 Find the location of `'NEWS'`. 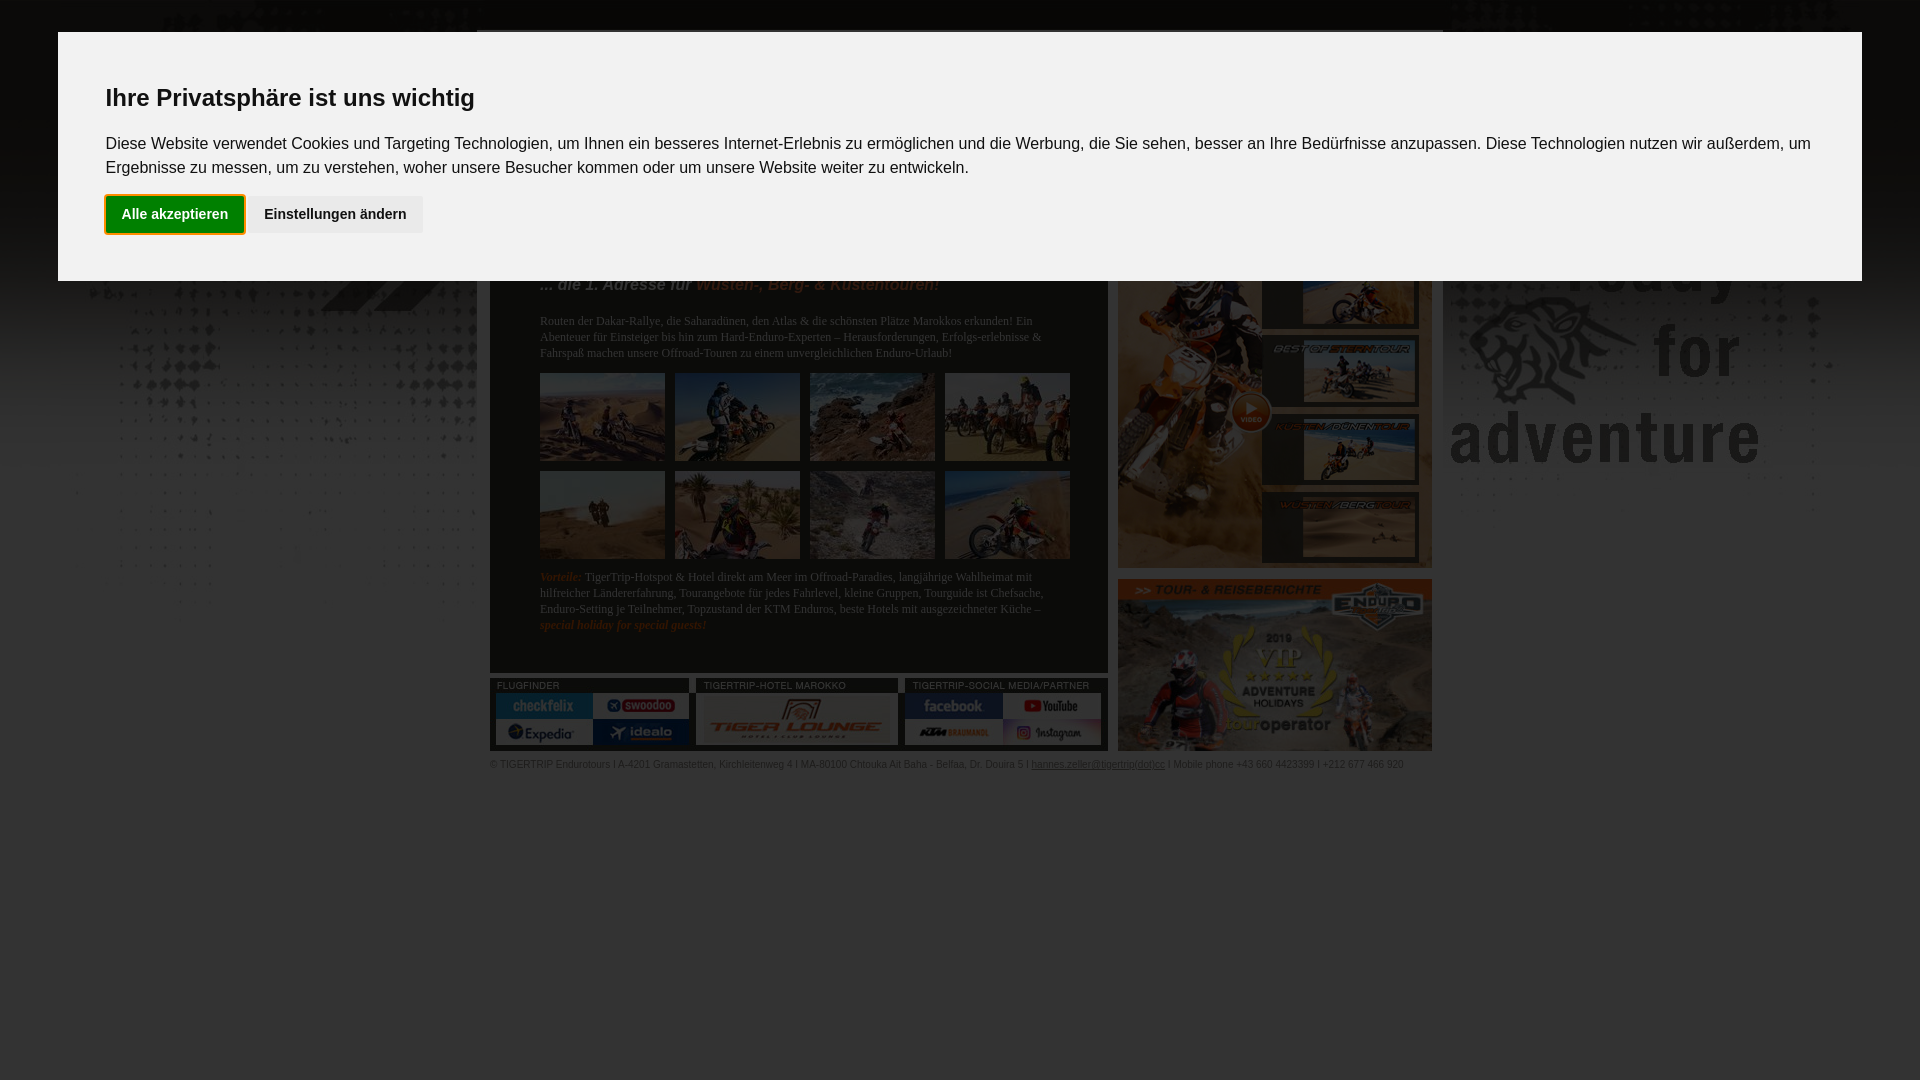

'NEWS' is located at coordinates (489, 203).